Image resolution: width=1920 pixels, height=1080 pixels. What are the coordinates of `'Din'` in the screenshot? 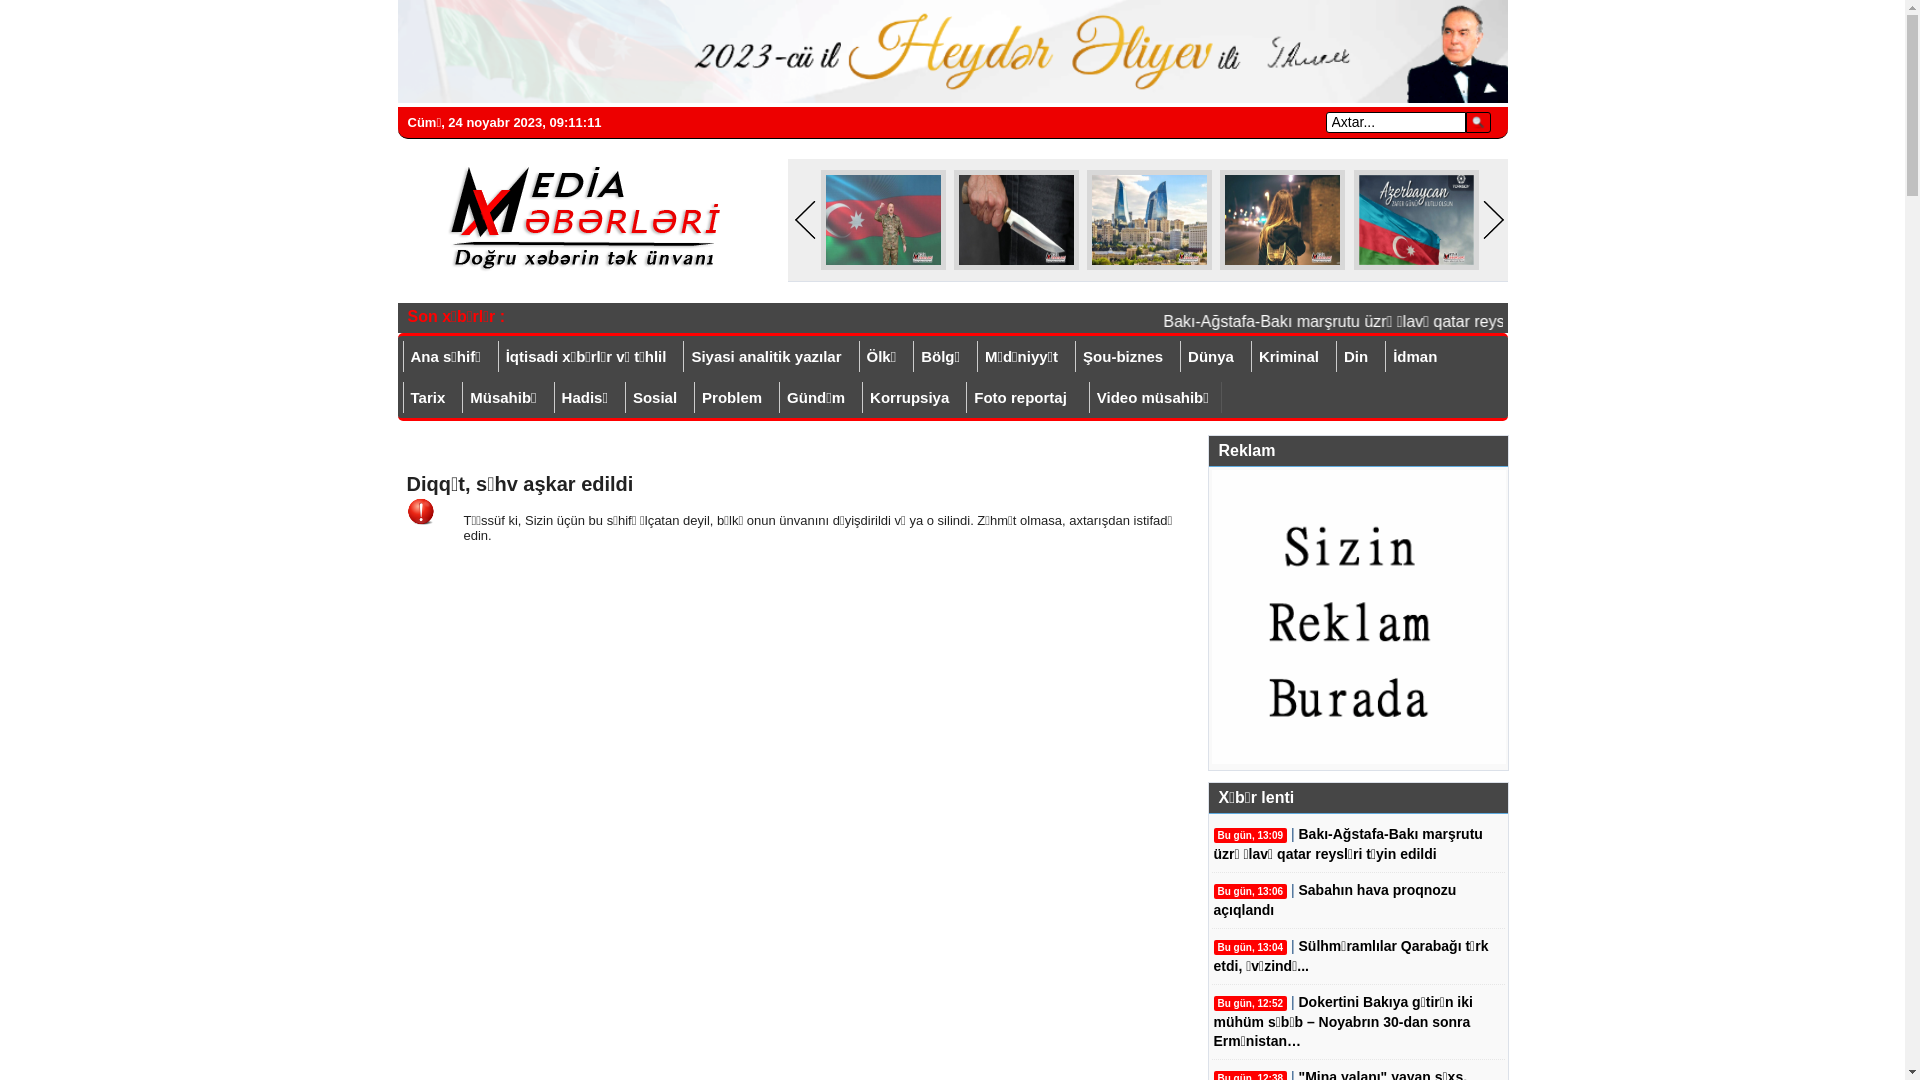 It's located at (1355, 355).